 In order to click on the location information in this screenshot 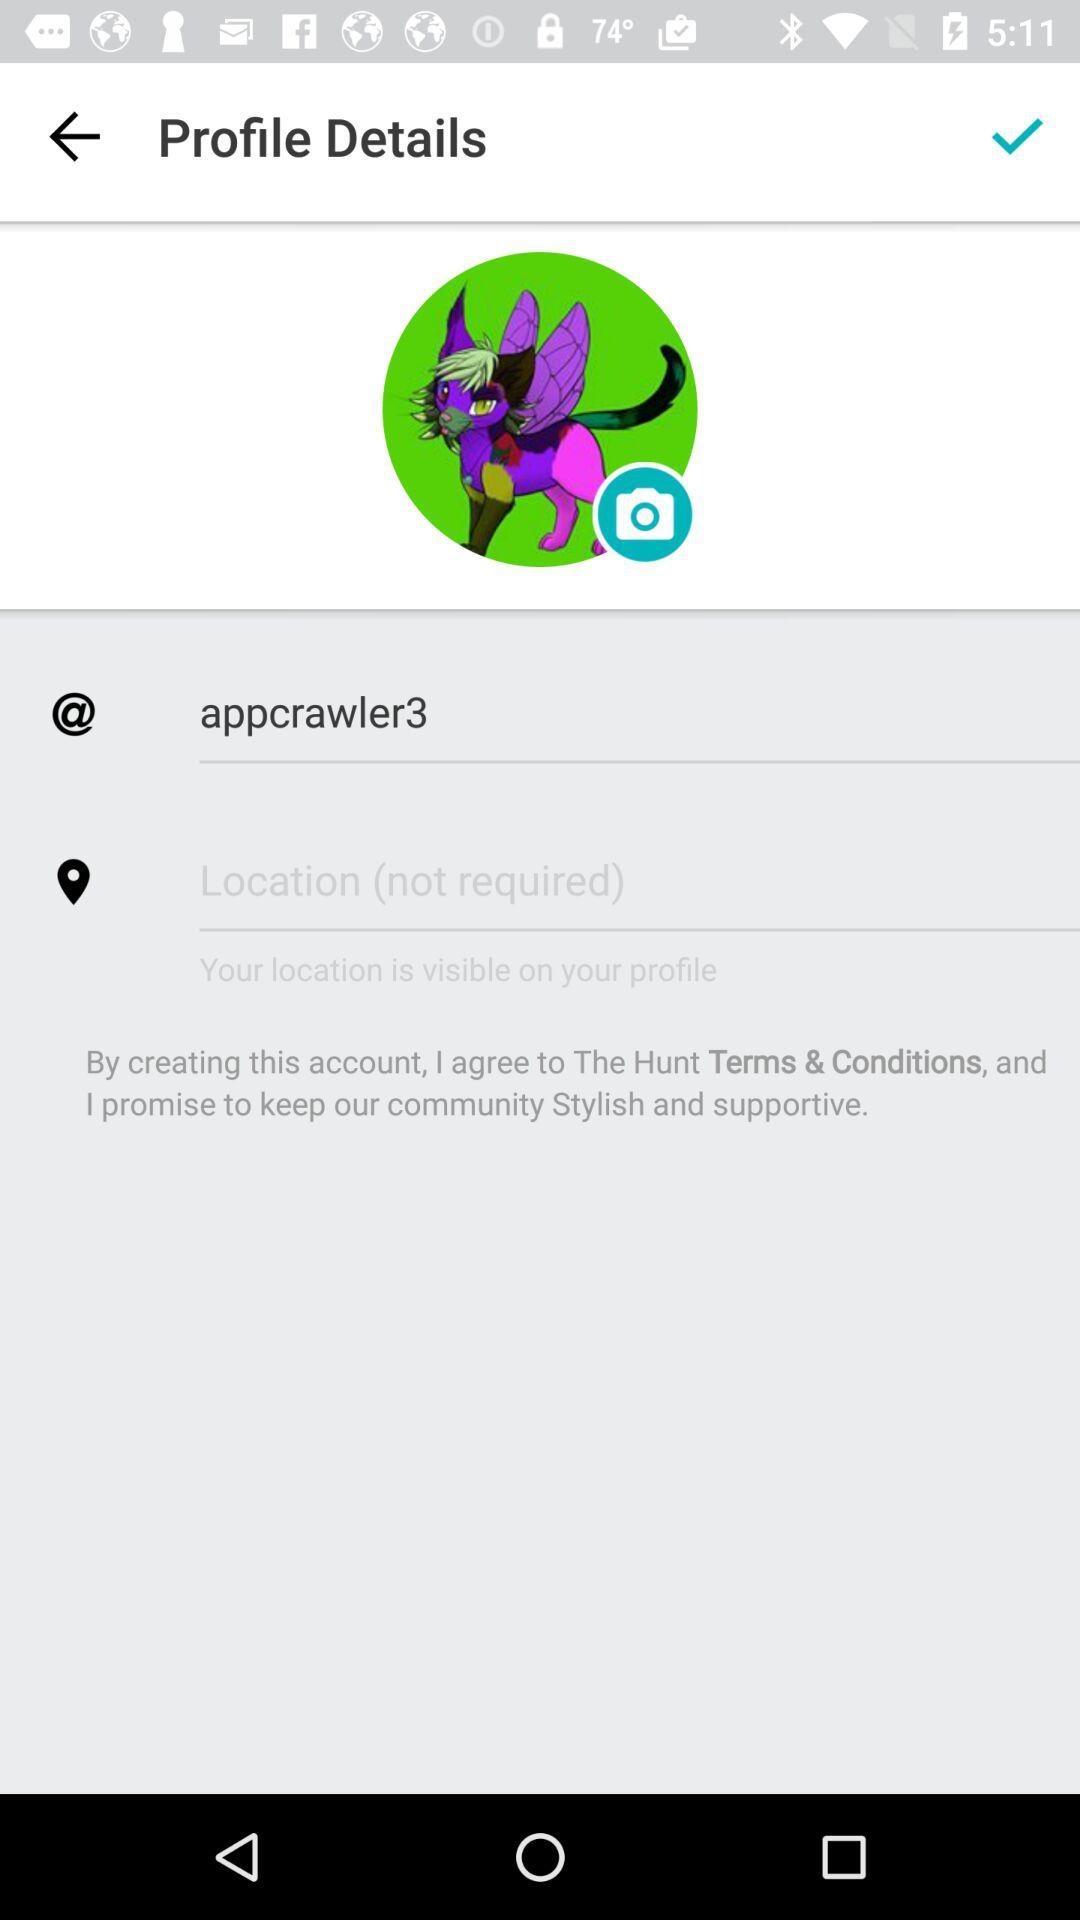, I will do `click(639, 878)`.